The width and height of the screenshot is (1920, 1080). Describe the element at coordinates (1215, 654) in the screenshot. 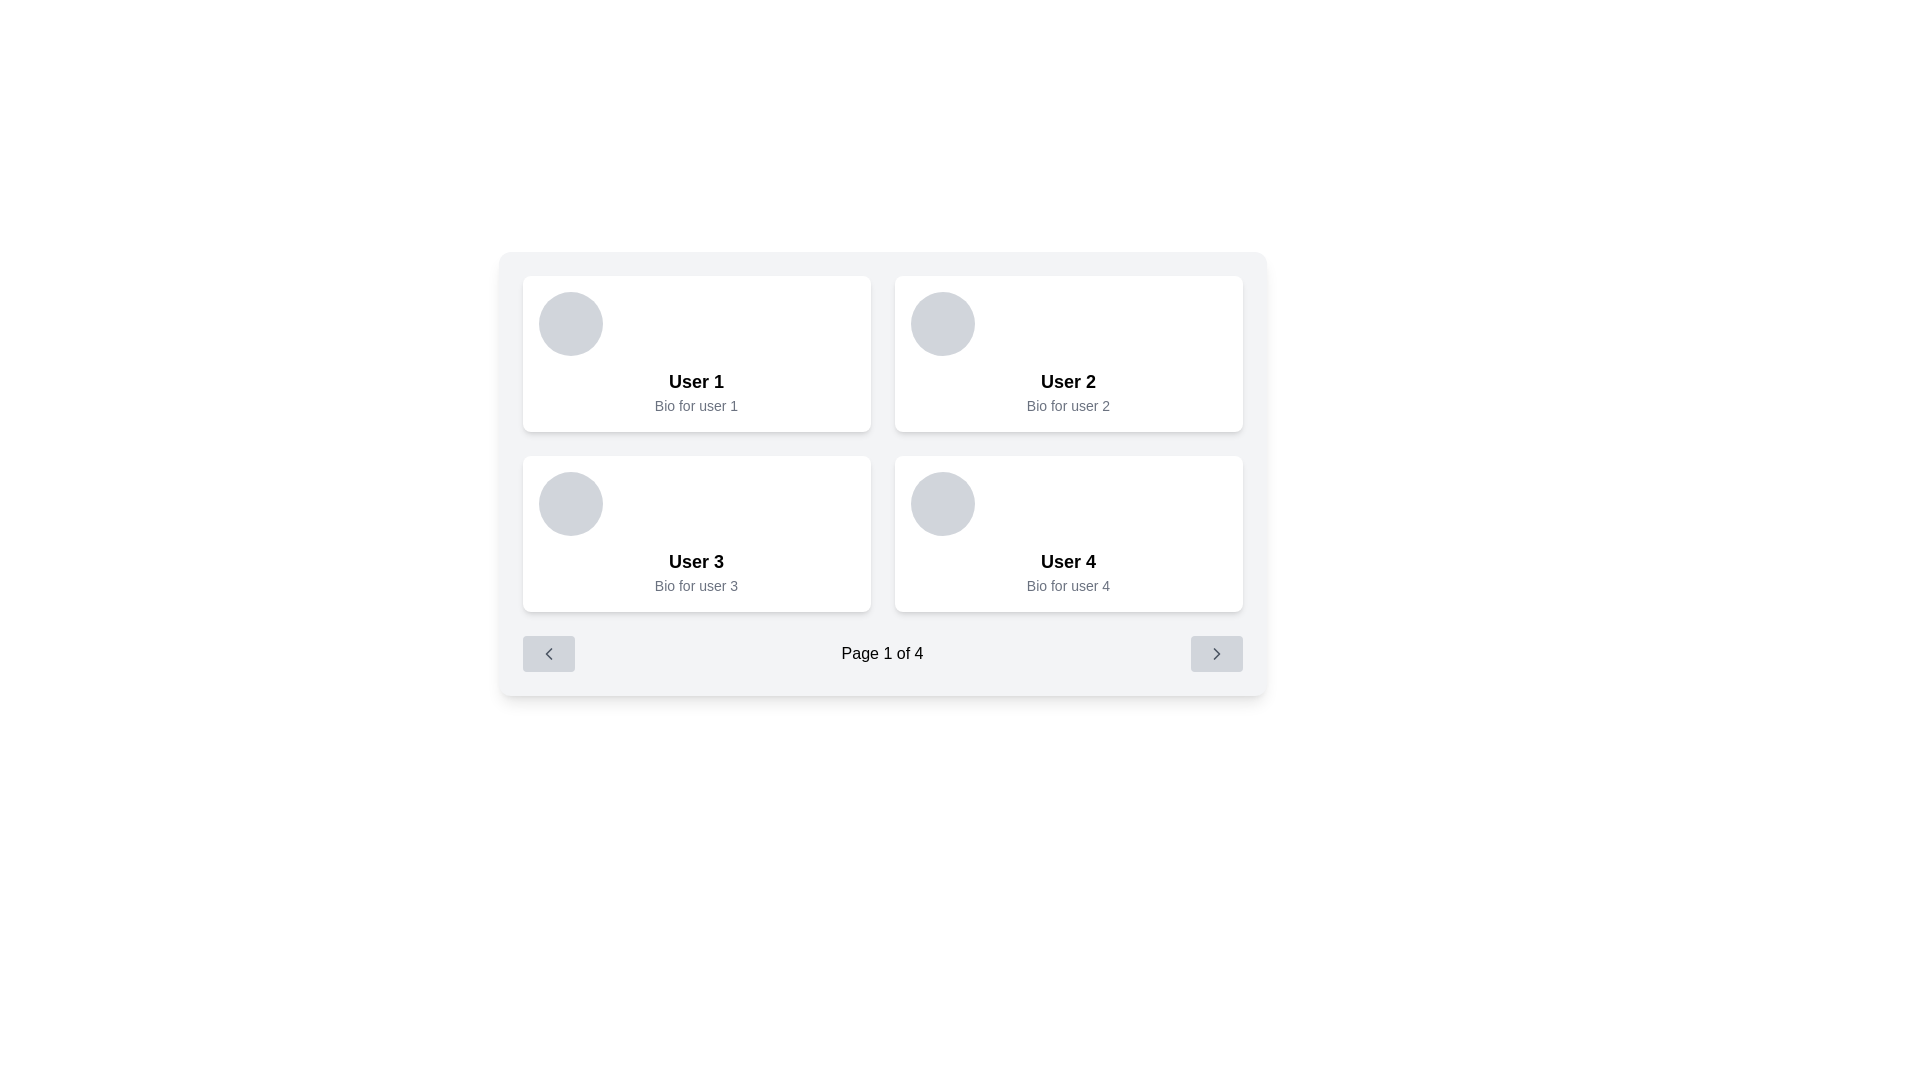

I see `the rightward-facing chevron arrow icon in the pagination control to advance to the next page` at that location.